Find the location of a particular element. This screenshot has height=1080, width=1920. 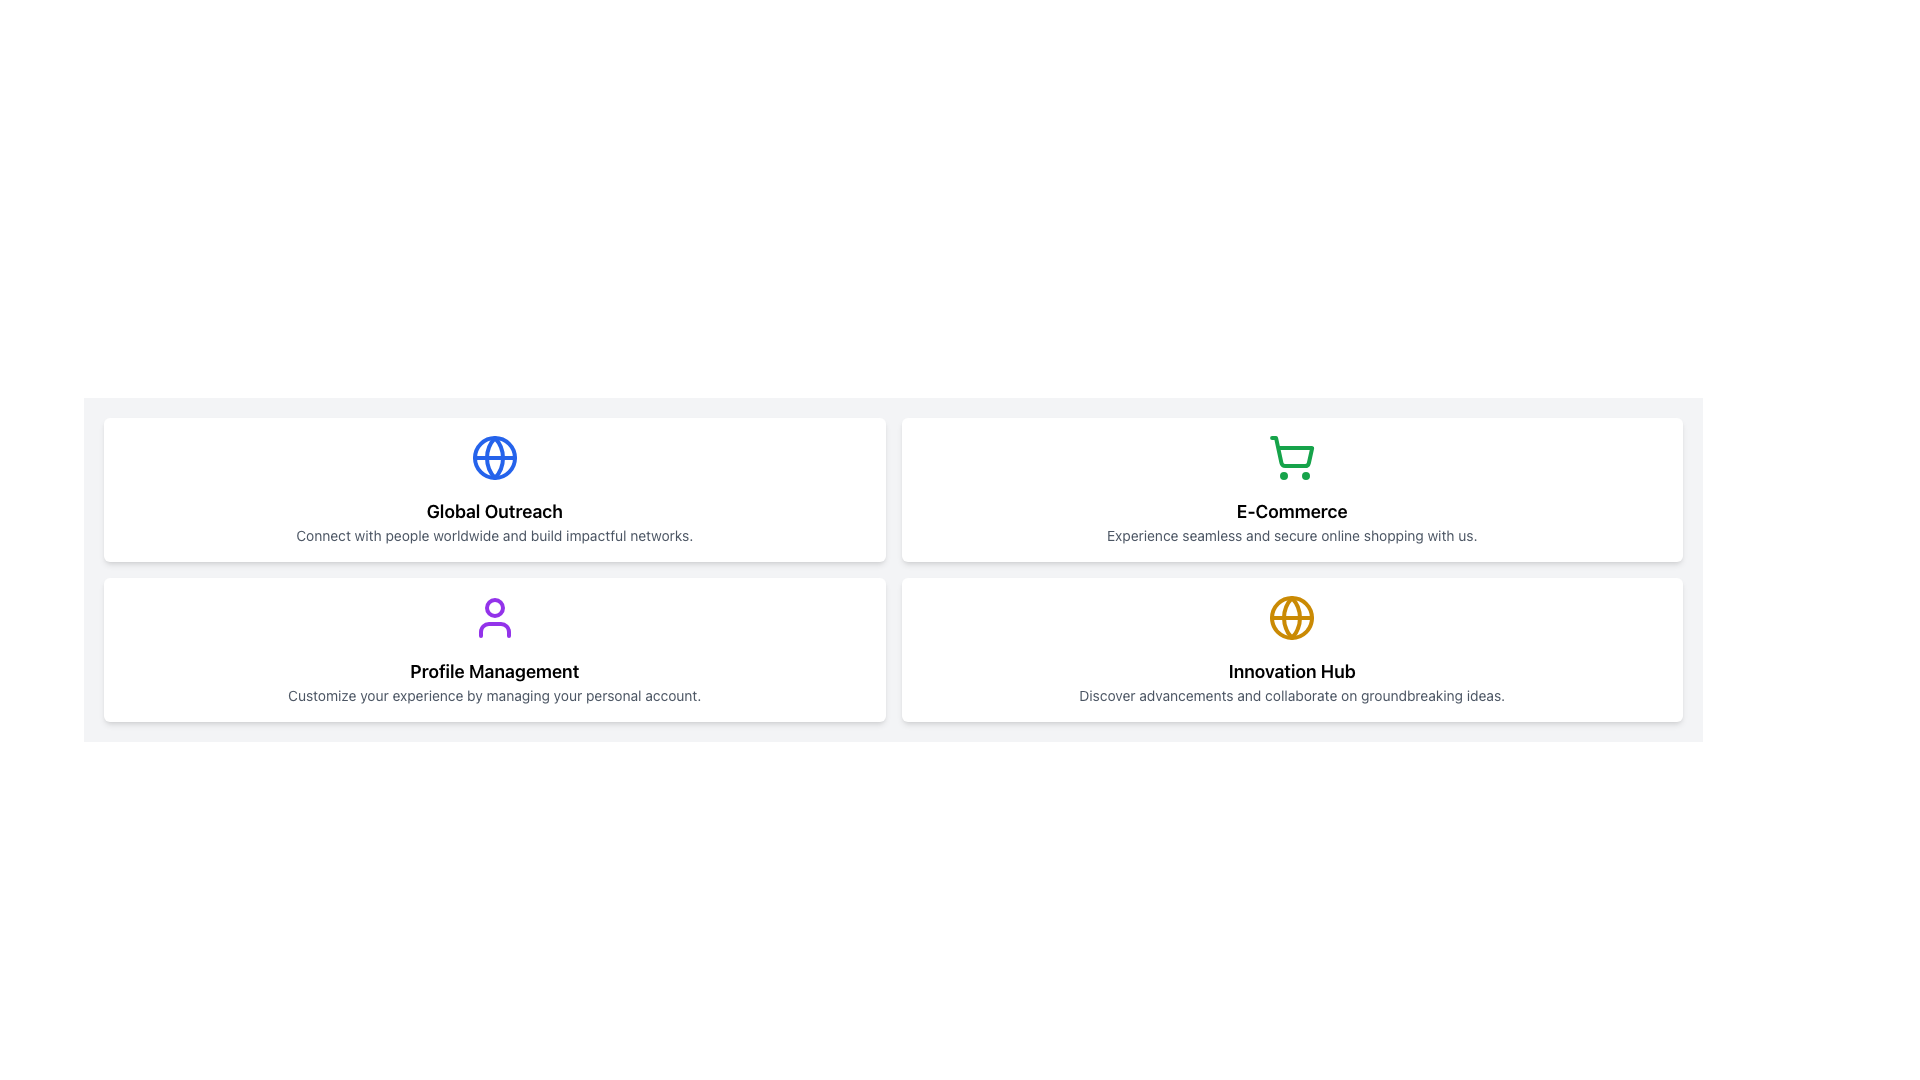

the globe icon at the center of the card titled 'Global Outreach' is located at coordinates (494, 458).